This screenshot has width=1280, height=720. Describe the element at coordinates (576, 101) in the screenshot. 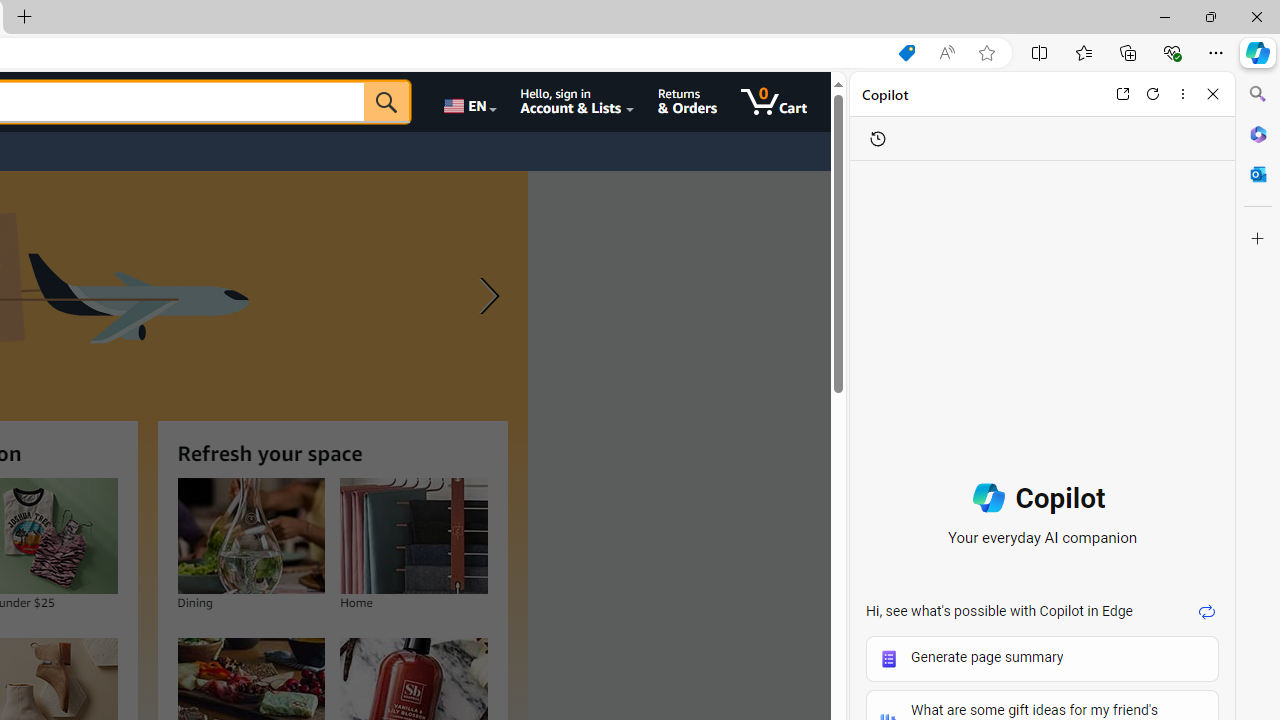

I see `'Hello, sign in Account & Lists'` at that location.